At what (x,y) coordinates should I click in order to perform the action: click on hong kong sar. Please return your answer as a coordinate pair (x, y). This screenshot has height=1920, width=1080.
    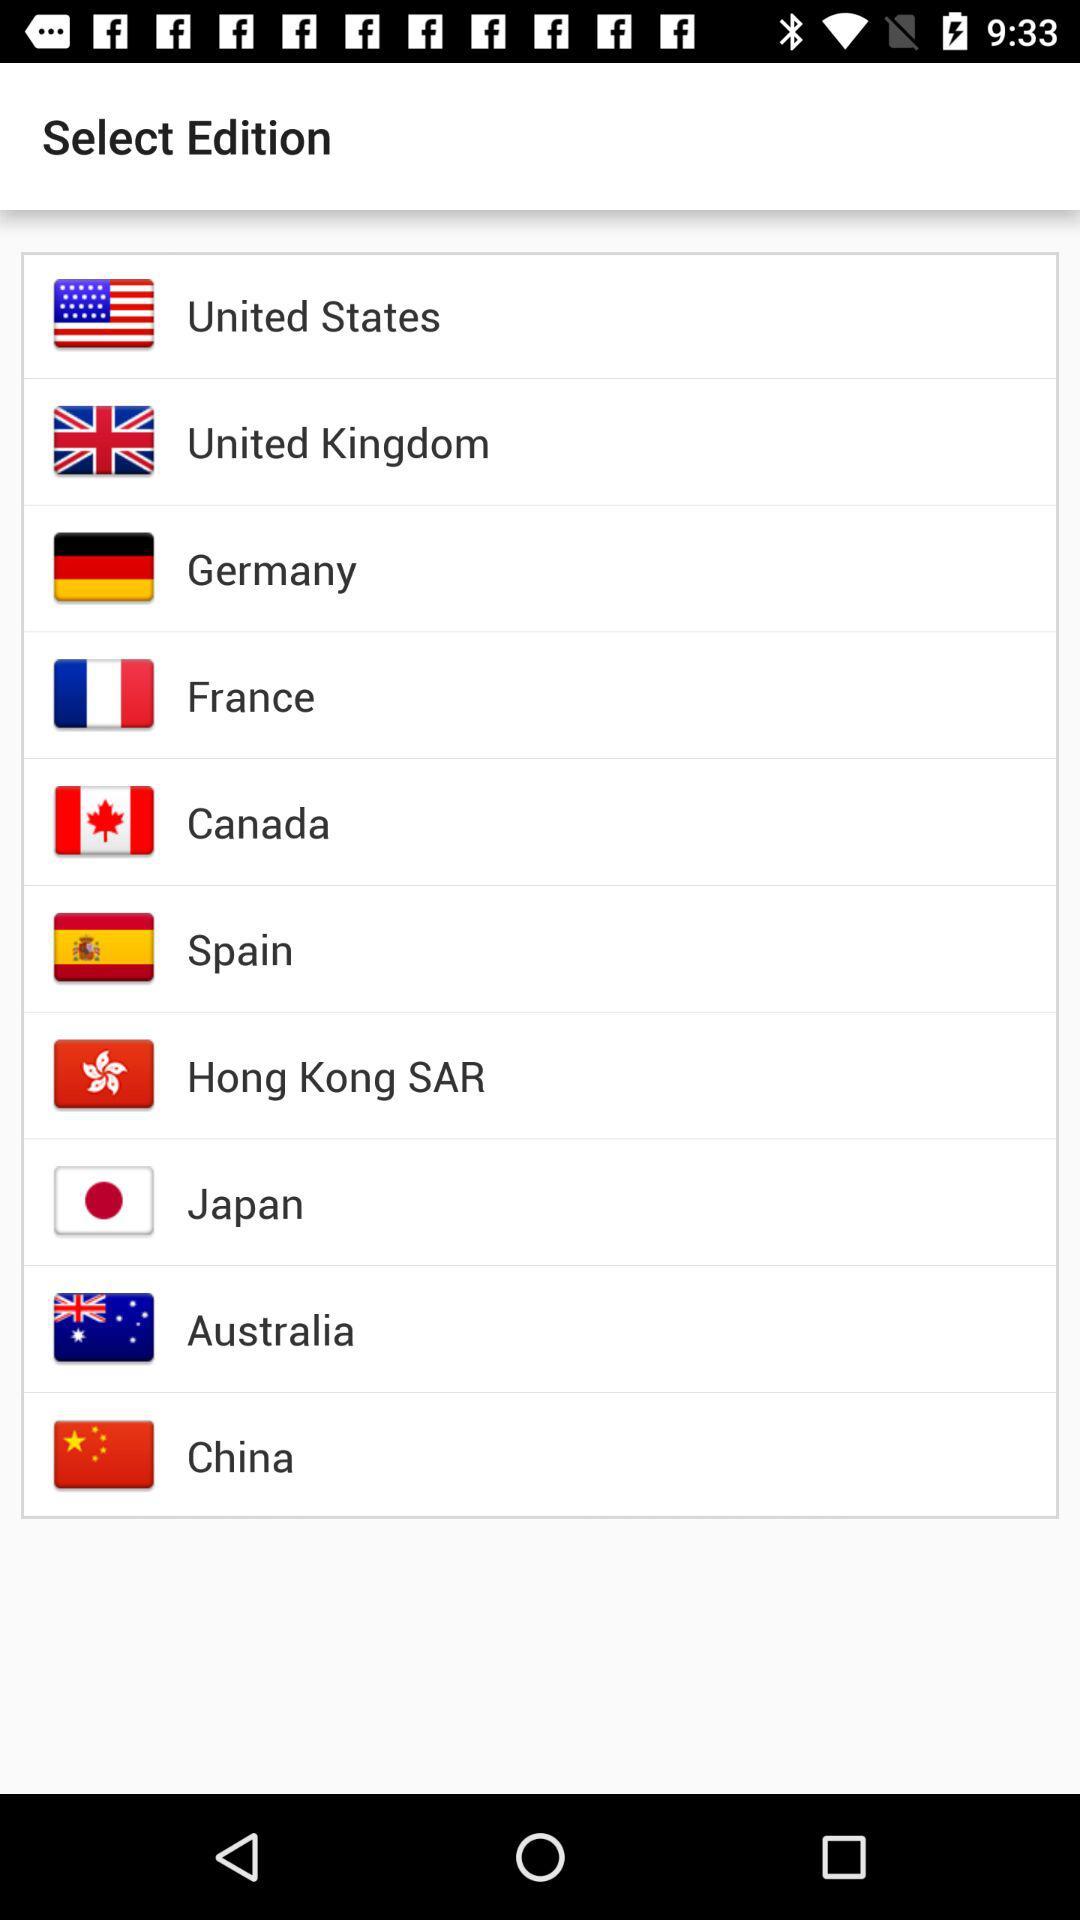
    Looking at the image, I should click on (335, 1074).